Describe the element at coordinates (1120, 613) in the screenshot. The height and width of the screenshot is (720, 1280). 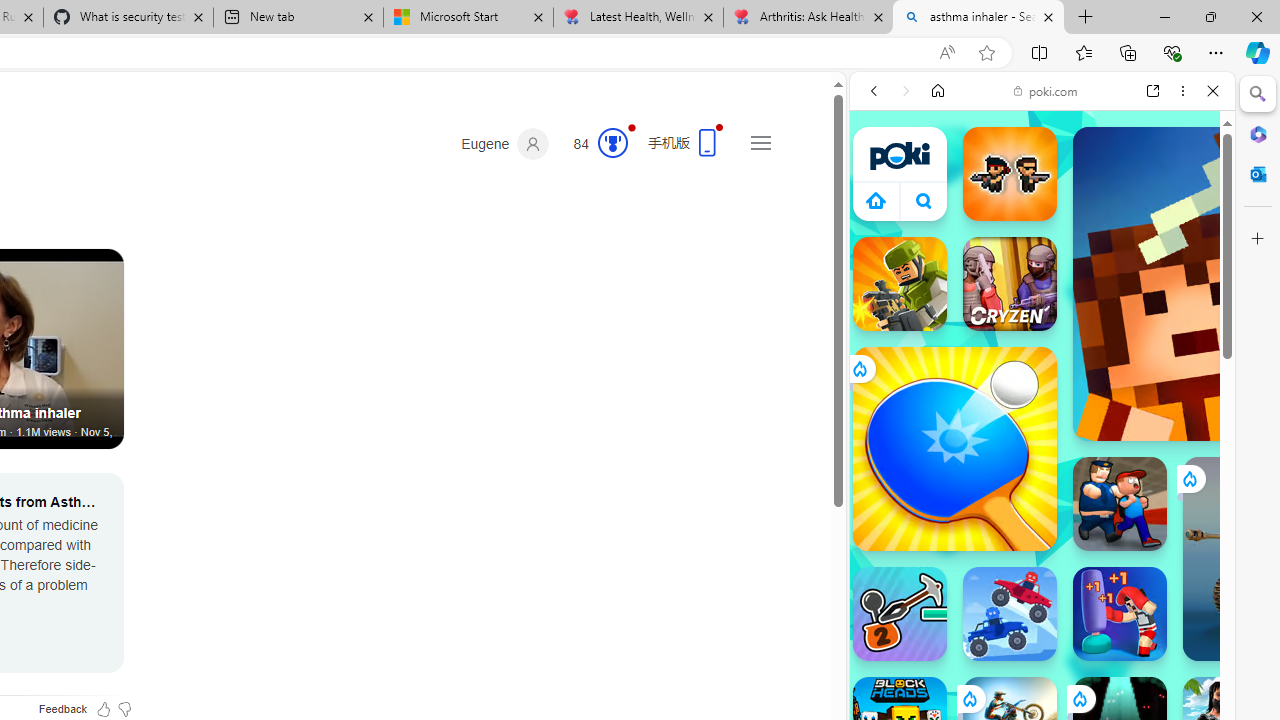
I see `'Punch Legend Simulator Punch Legend Simulator'` at that location.